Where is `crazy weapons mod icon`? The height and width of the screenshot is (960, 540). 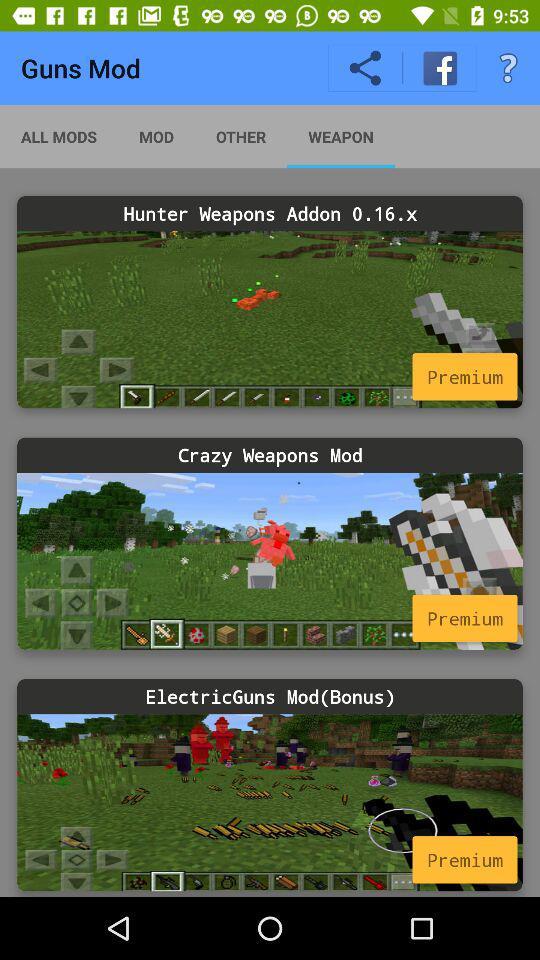
crazy weapons mod icon is located at coordinates (270, 455).